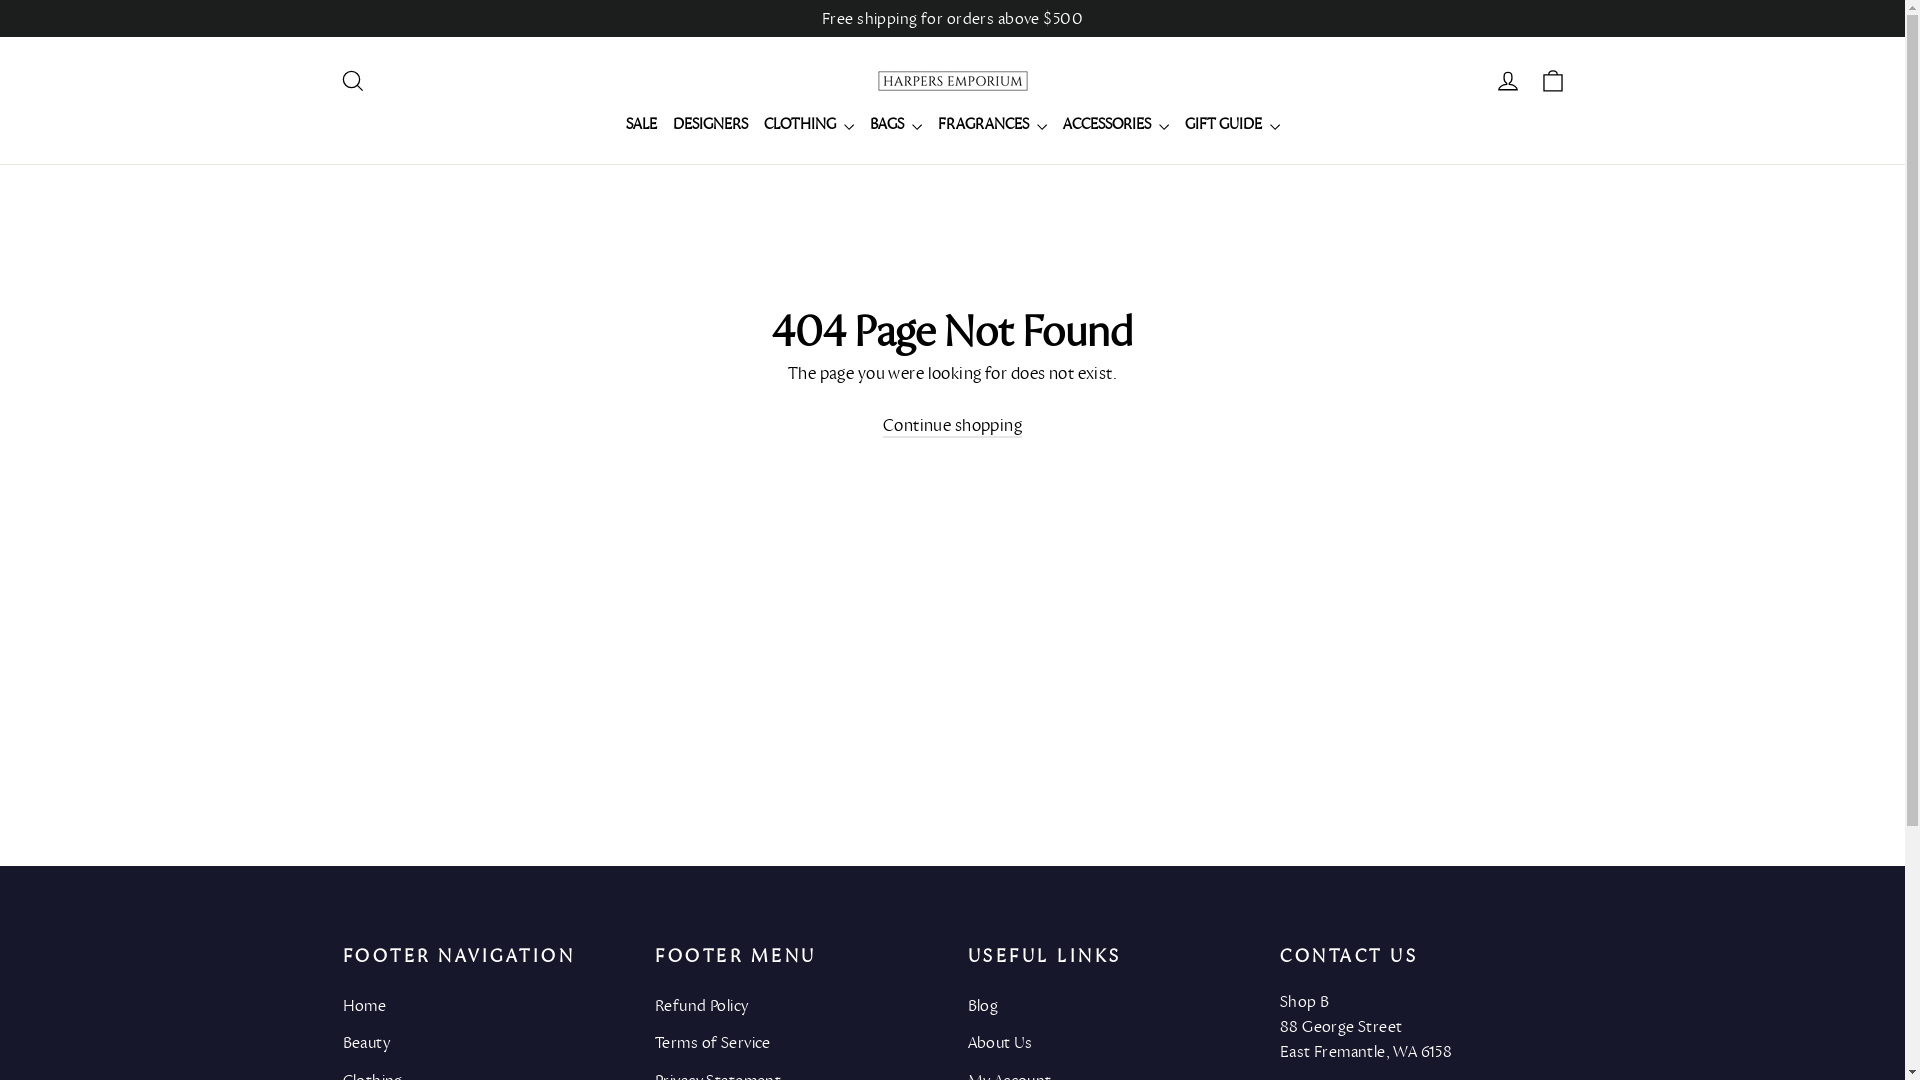 The height and width of the screenshot is (1080, 1920). I want to click on 'FRAGRANCES', so click(929, 124).